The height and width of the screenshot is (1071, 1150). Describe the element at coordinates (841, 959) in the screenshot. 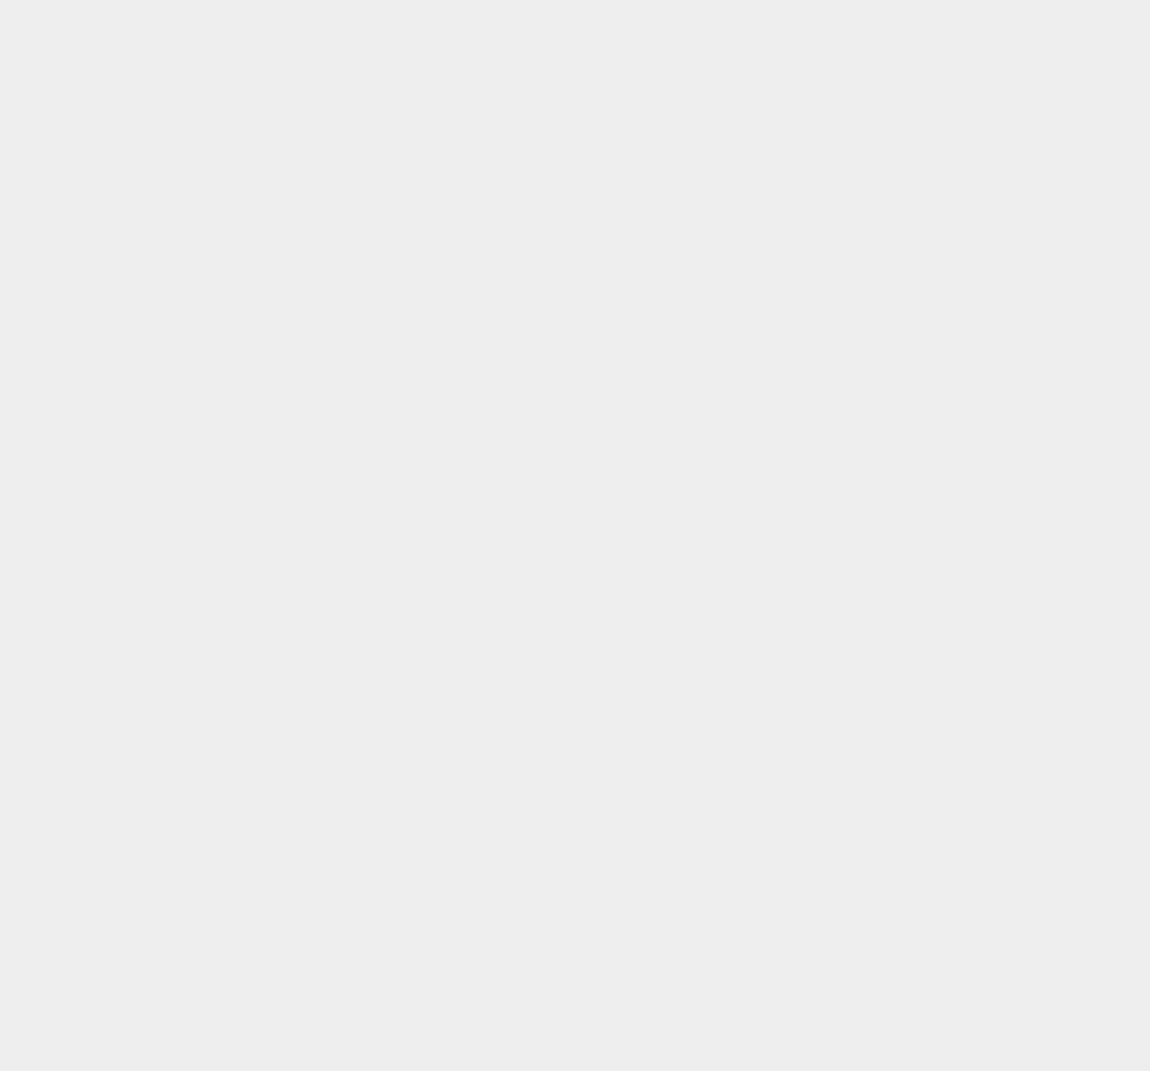

I see `'Android 9'` at that location.